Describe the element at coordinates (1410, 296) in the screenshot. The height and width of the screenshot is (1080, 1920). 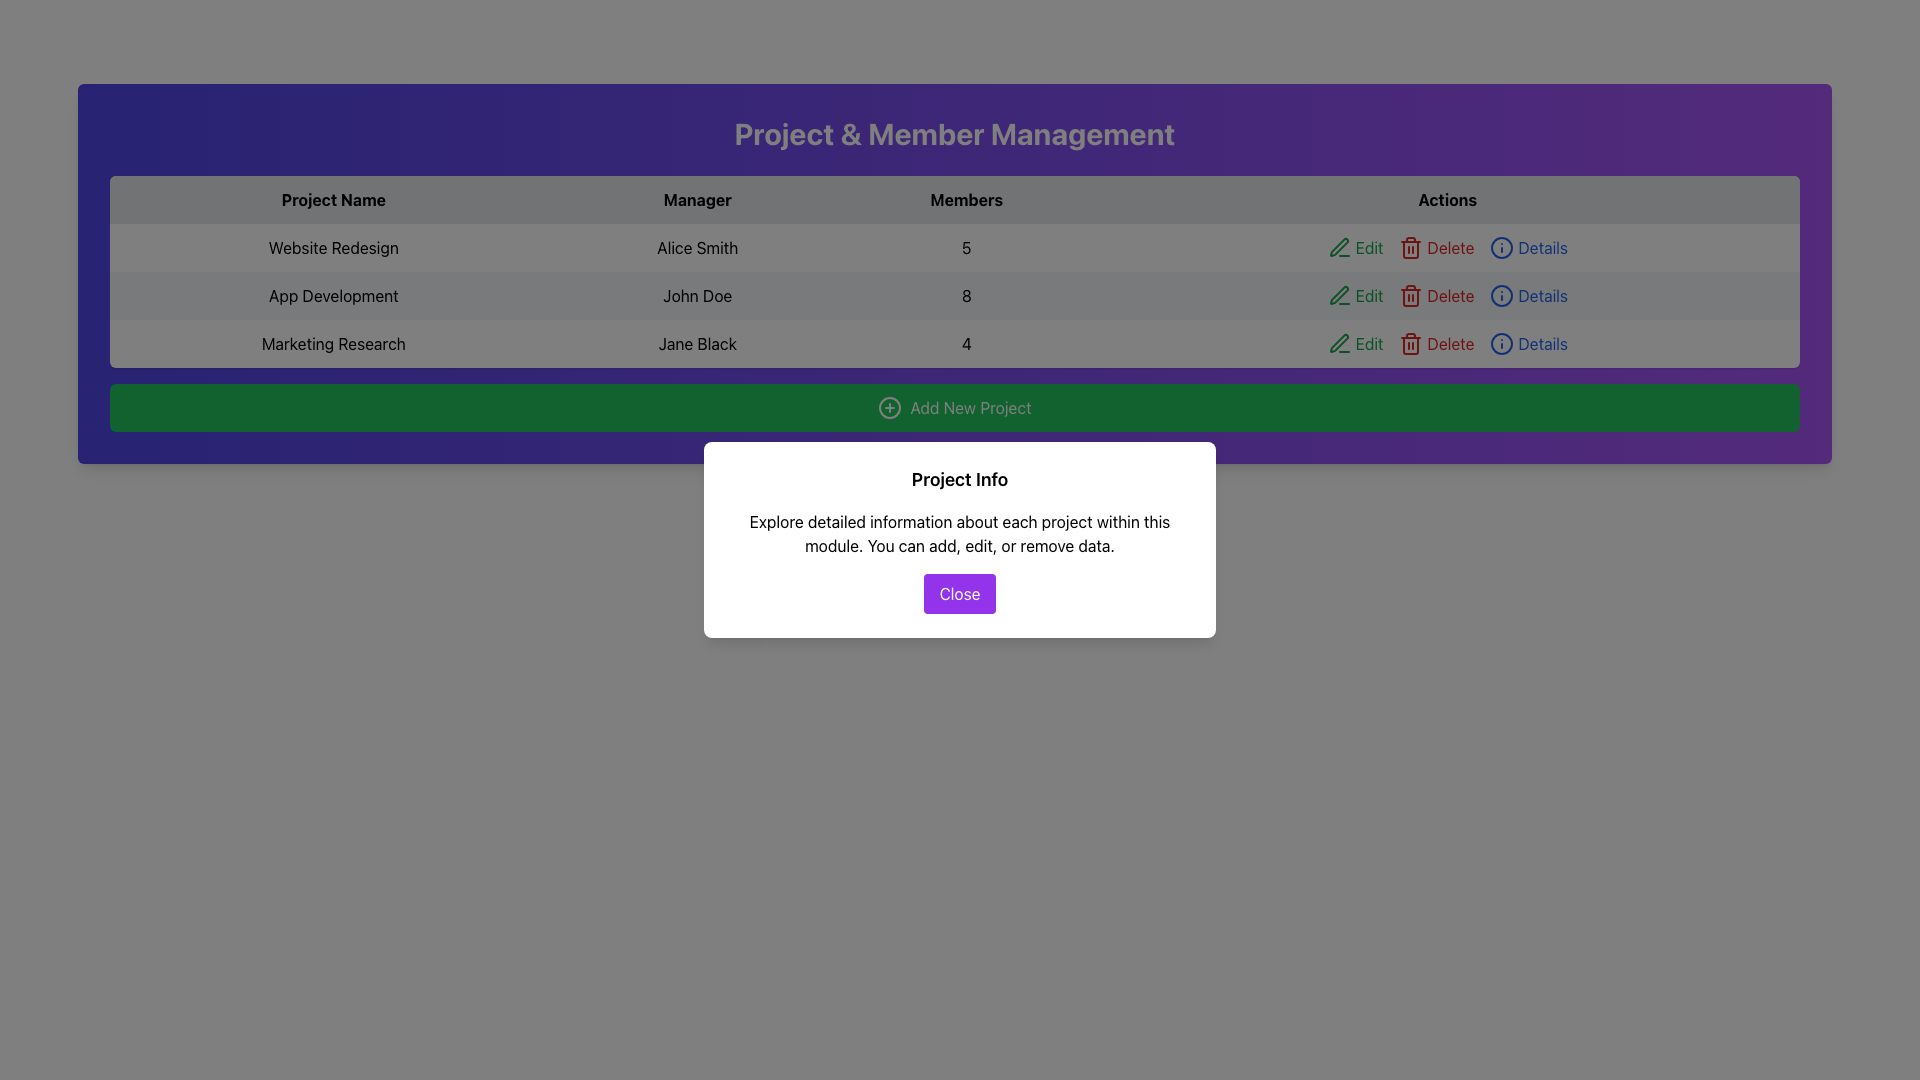
I see `the delete icon located in the 'Actions' column of the table row for the 'App Development' project entry` at that location.